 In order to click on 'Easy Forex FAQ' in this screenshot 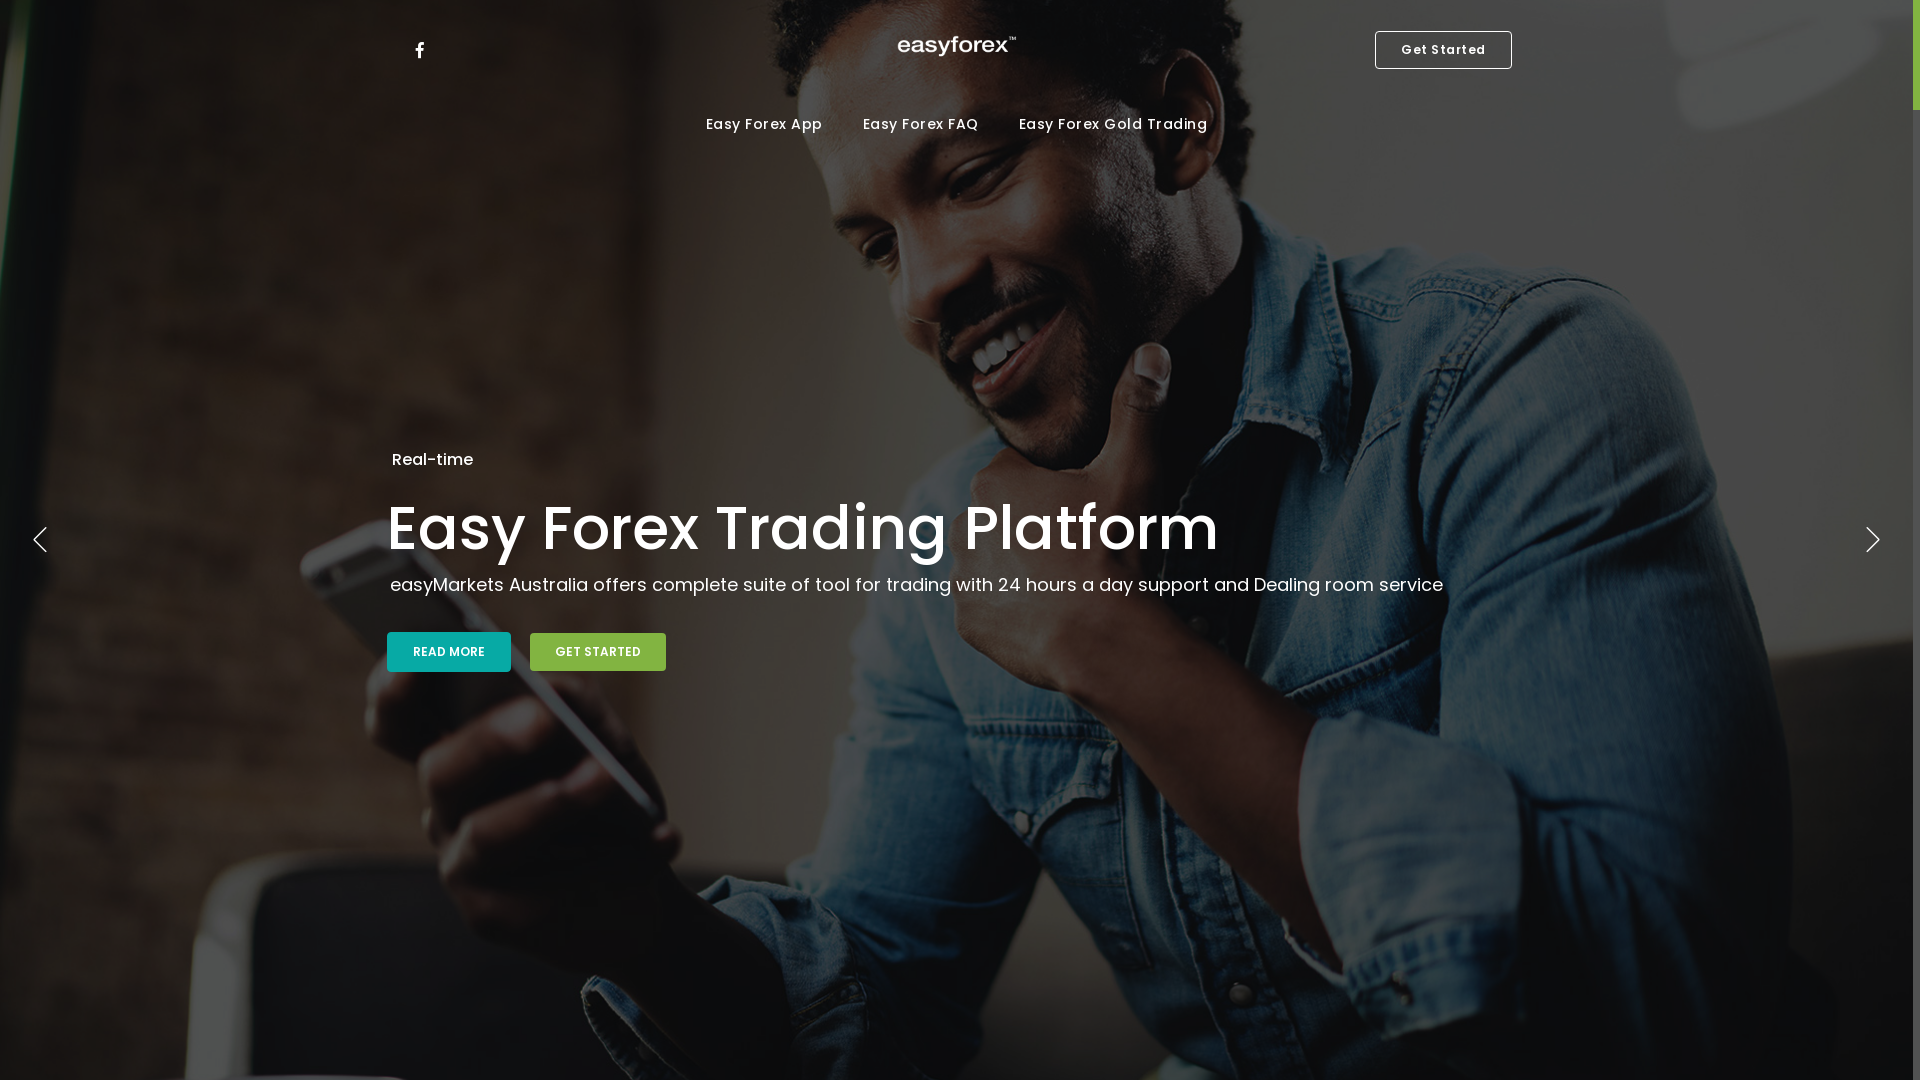, I will do `click(863, 124)`.